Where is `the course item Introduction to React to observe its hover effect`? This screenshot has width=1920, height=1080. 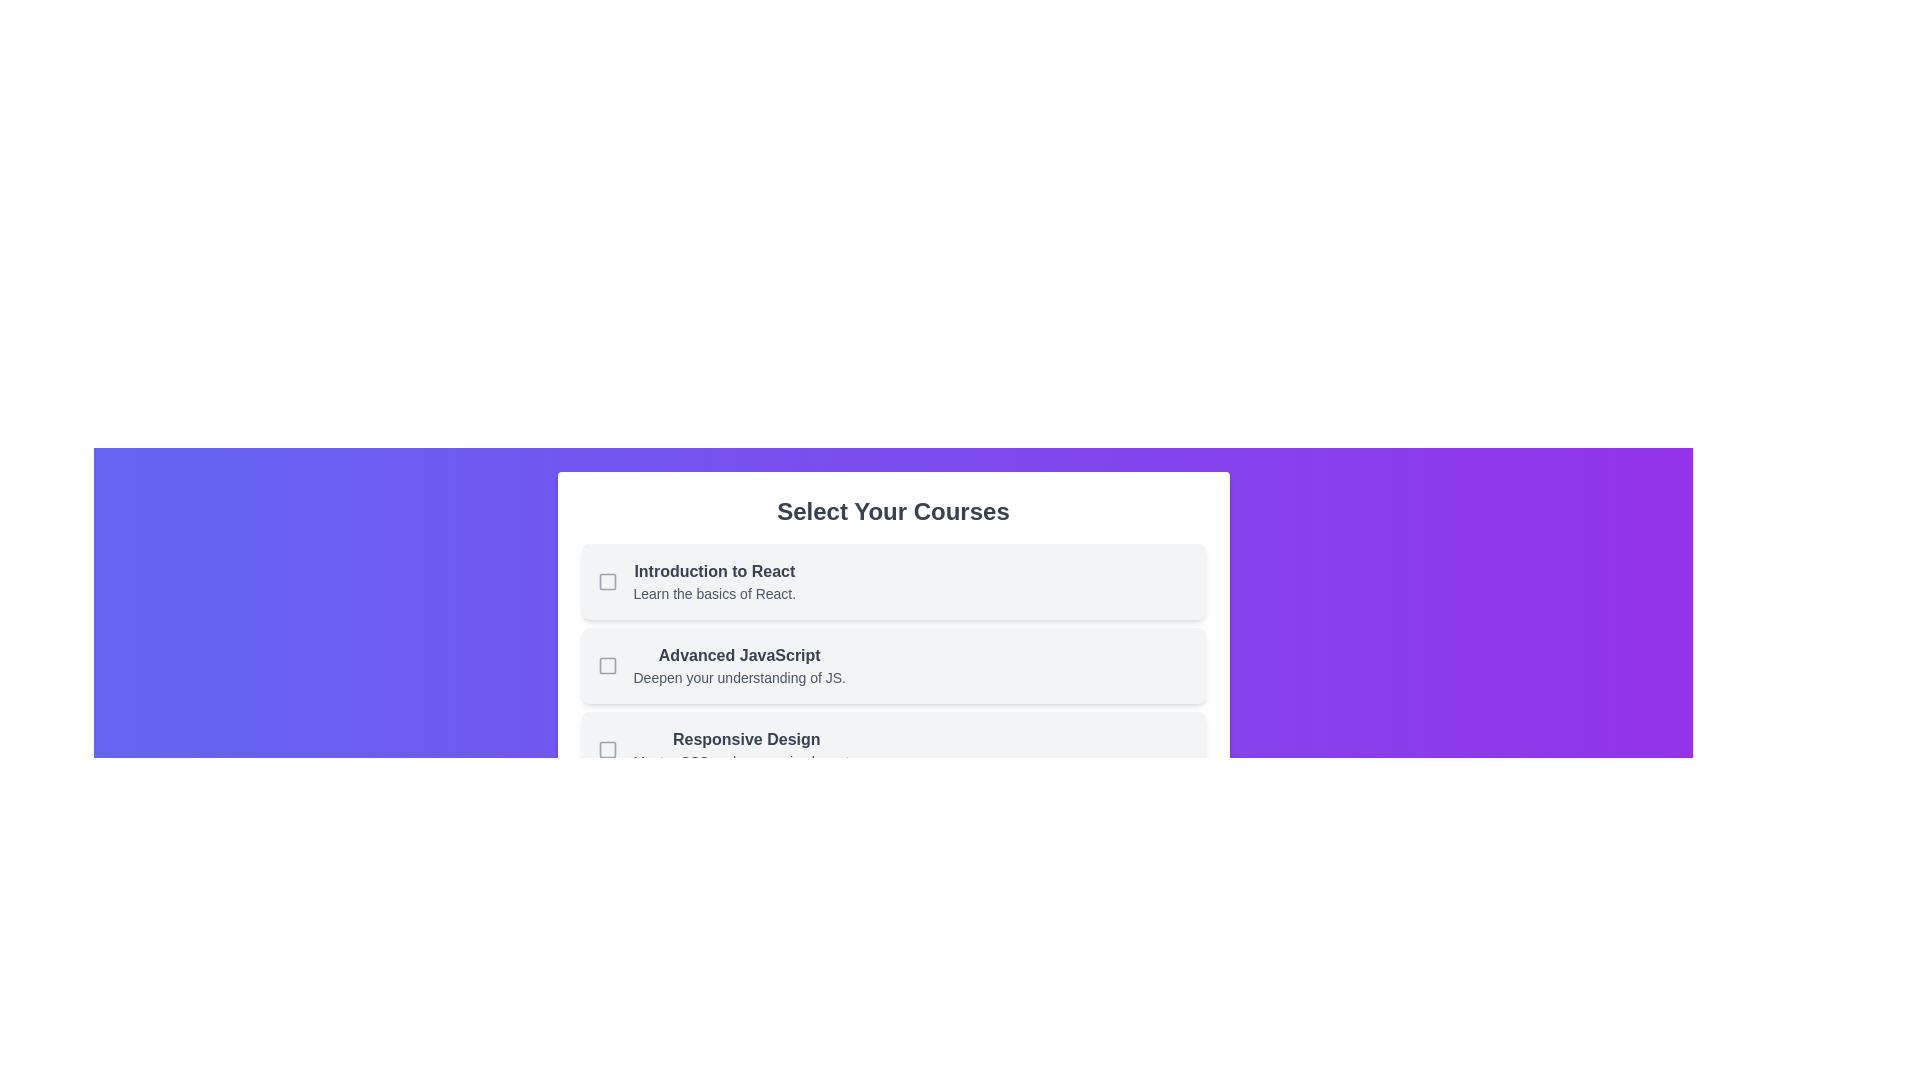
the course item Introduction to React to observe its hover effect is located at coordinates (892, 582).